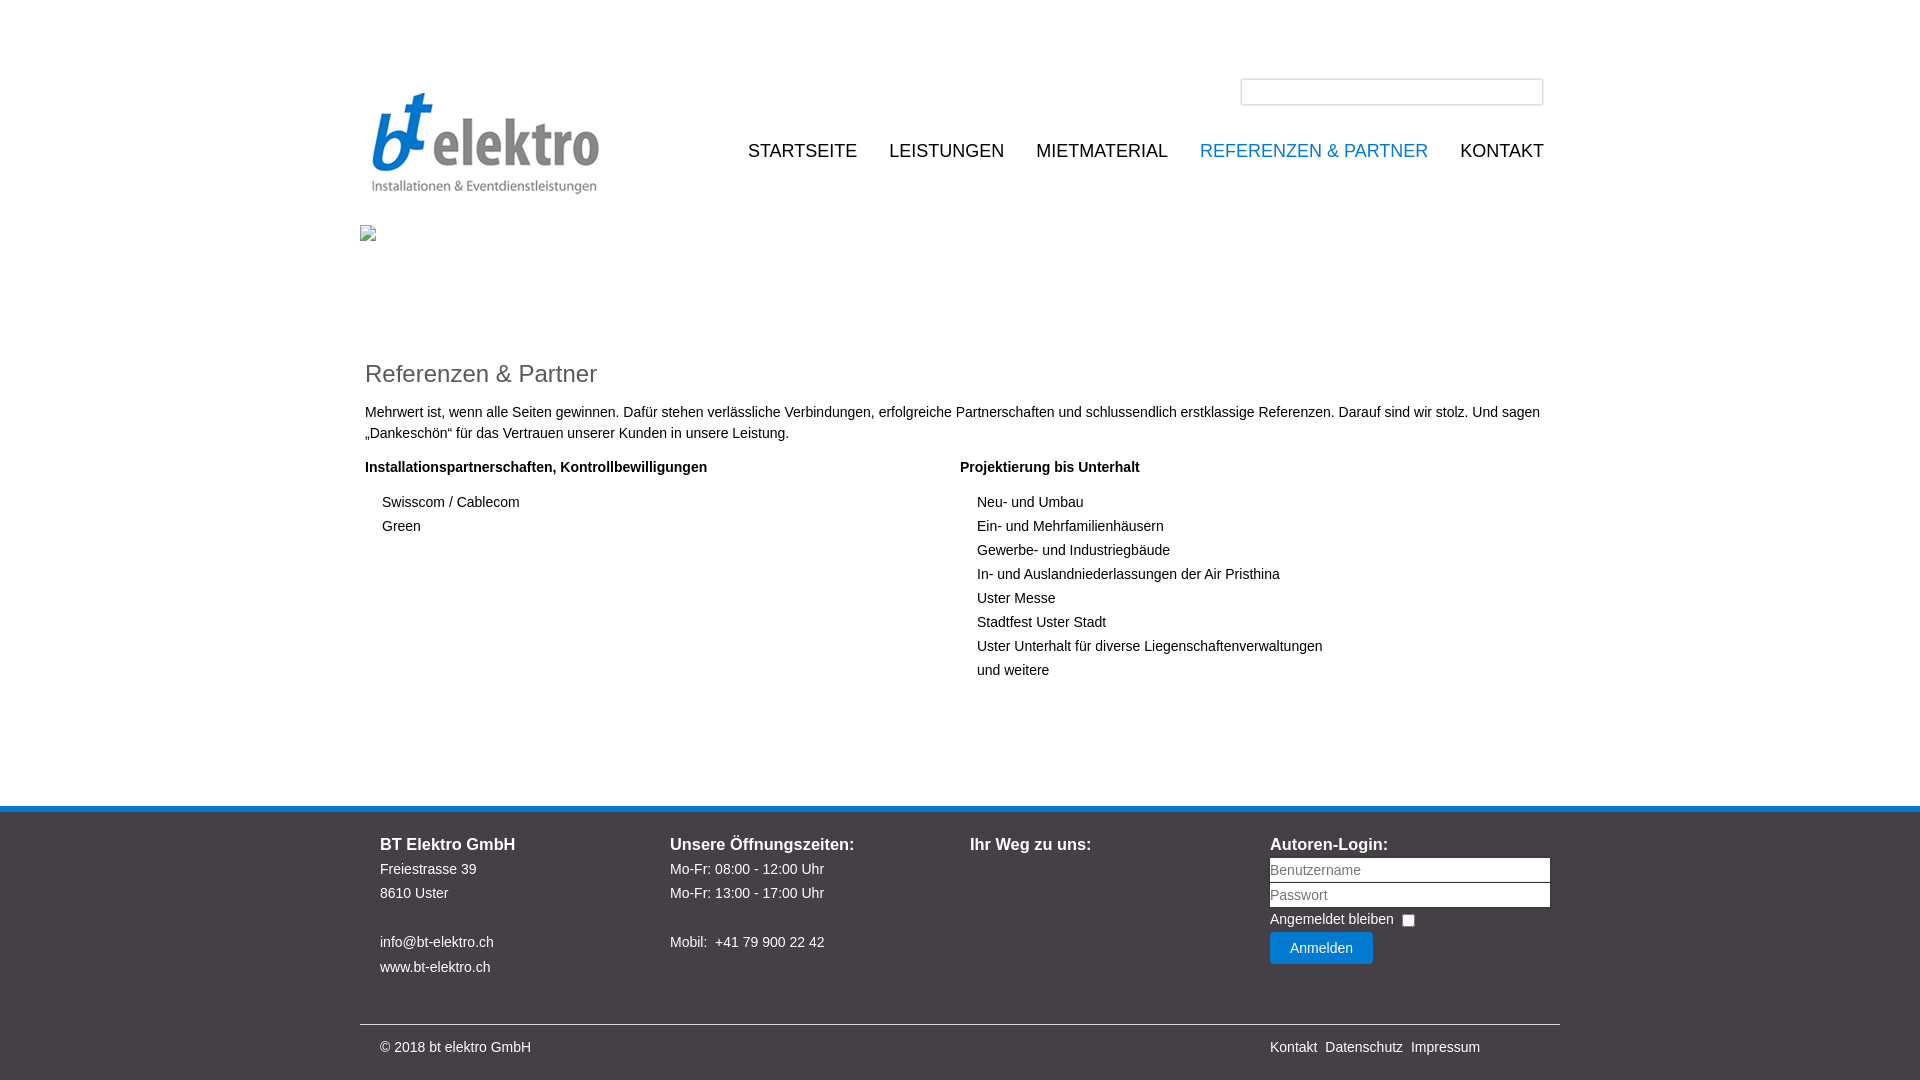 Image resolution: width=1920 pixels, height=1080 pixels. I want to click on 'Kontakt', so click(1293, 1045).